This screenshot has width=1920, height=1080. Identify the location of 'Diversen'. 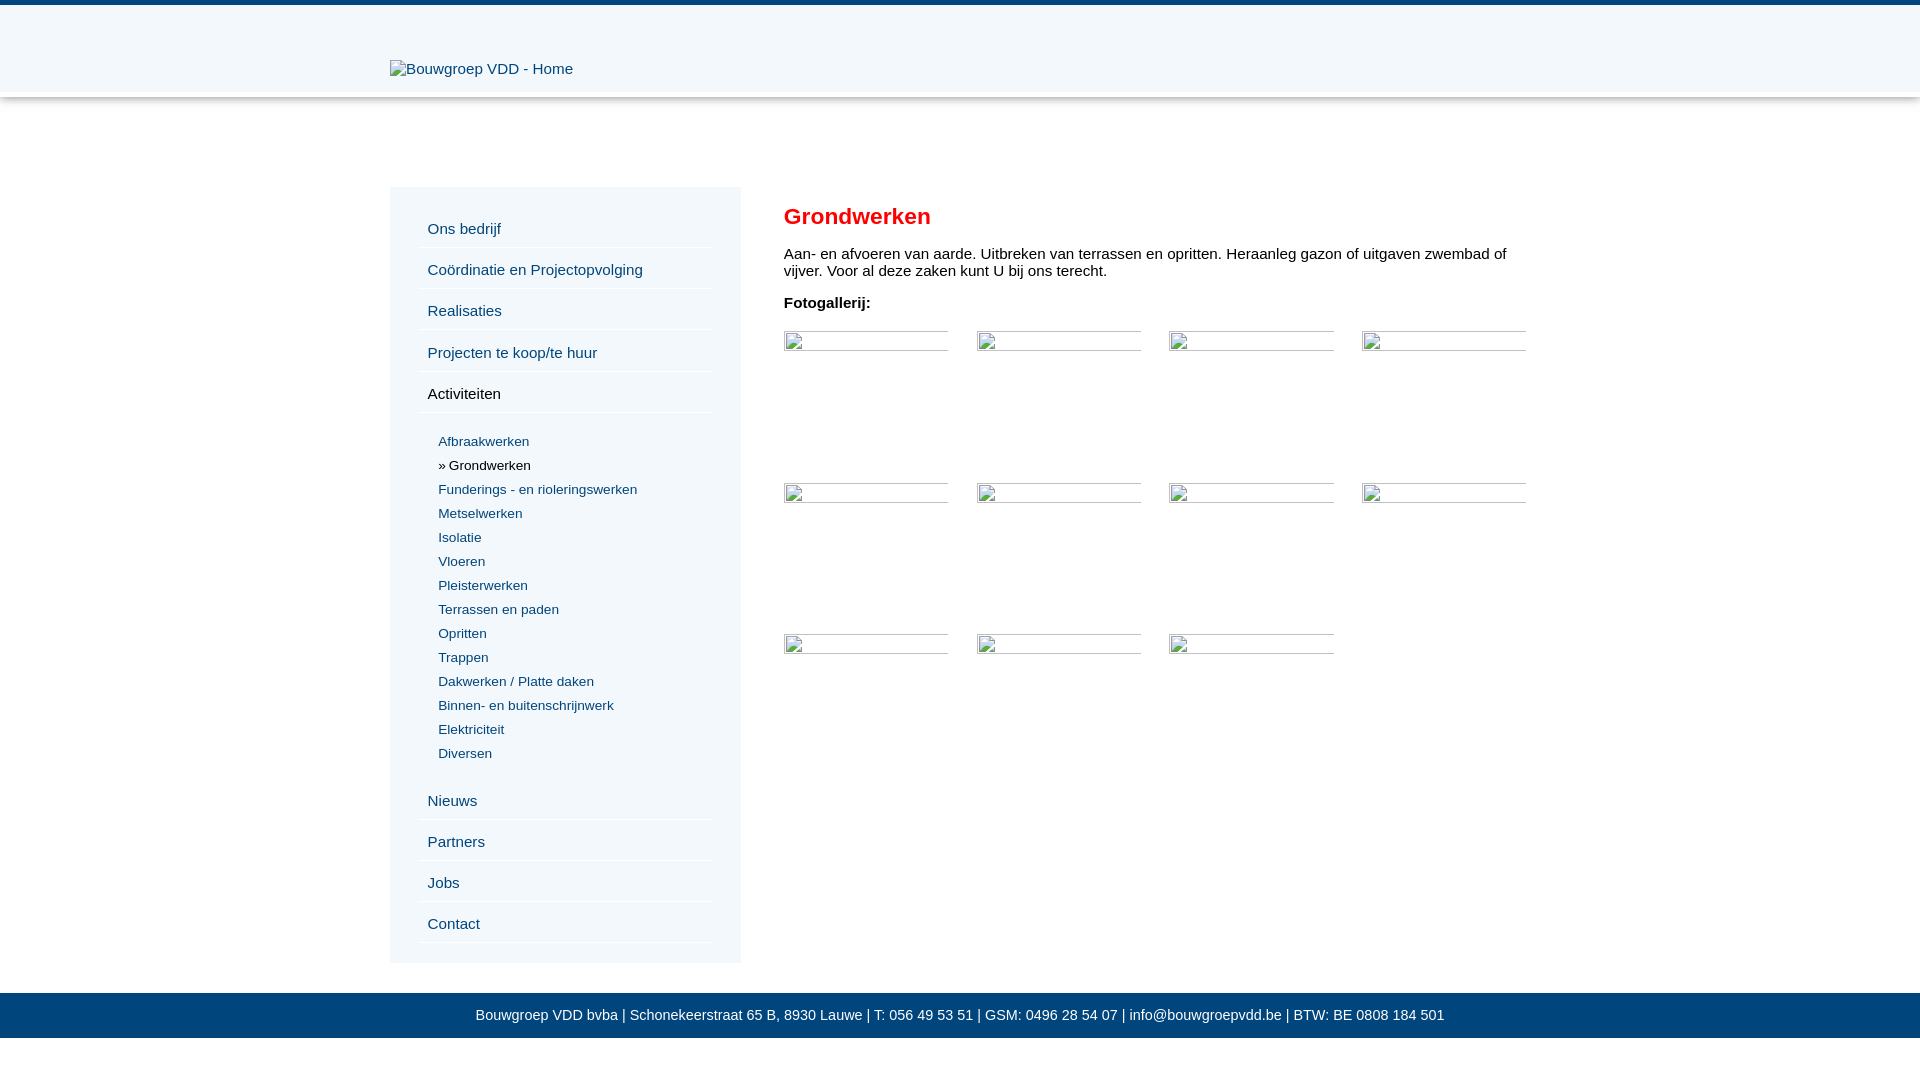
(569, 753).